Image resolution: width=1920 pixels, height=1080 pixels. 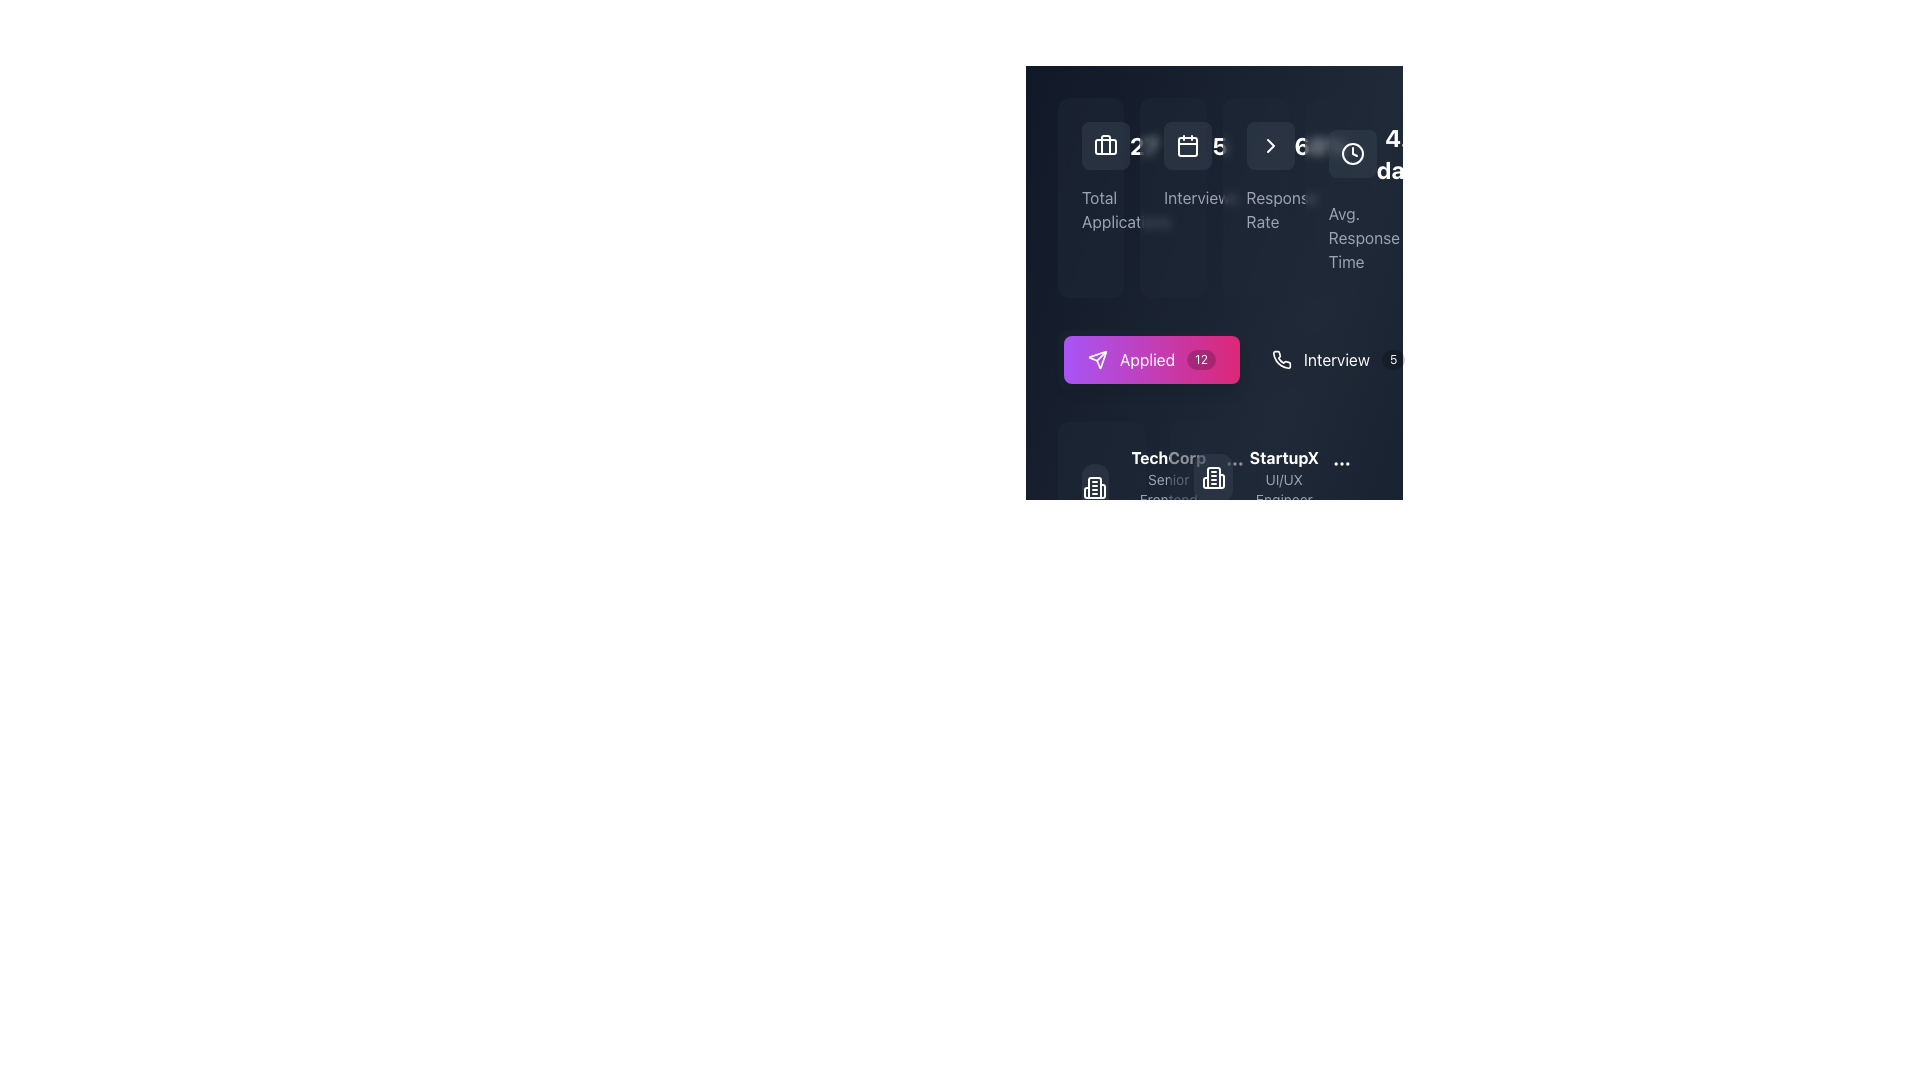 What do you see at coordinates (1213, 478) in the screenshot?
I see `the rounded rectangle icon representing a building, styled in white on a dark background` at bounding box center [1213, 478].